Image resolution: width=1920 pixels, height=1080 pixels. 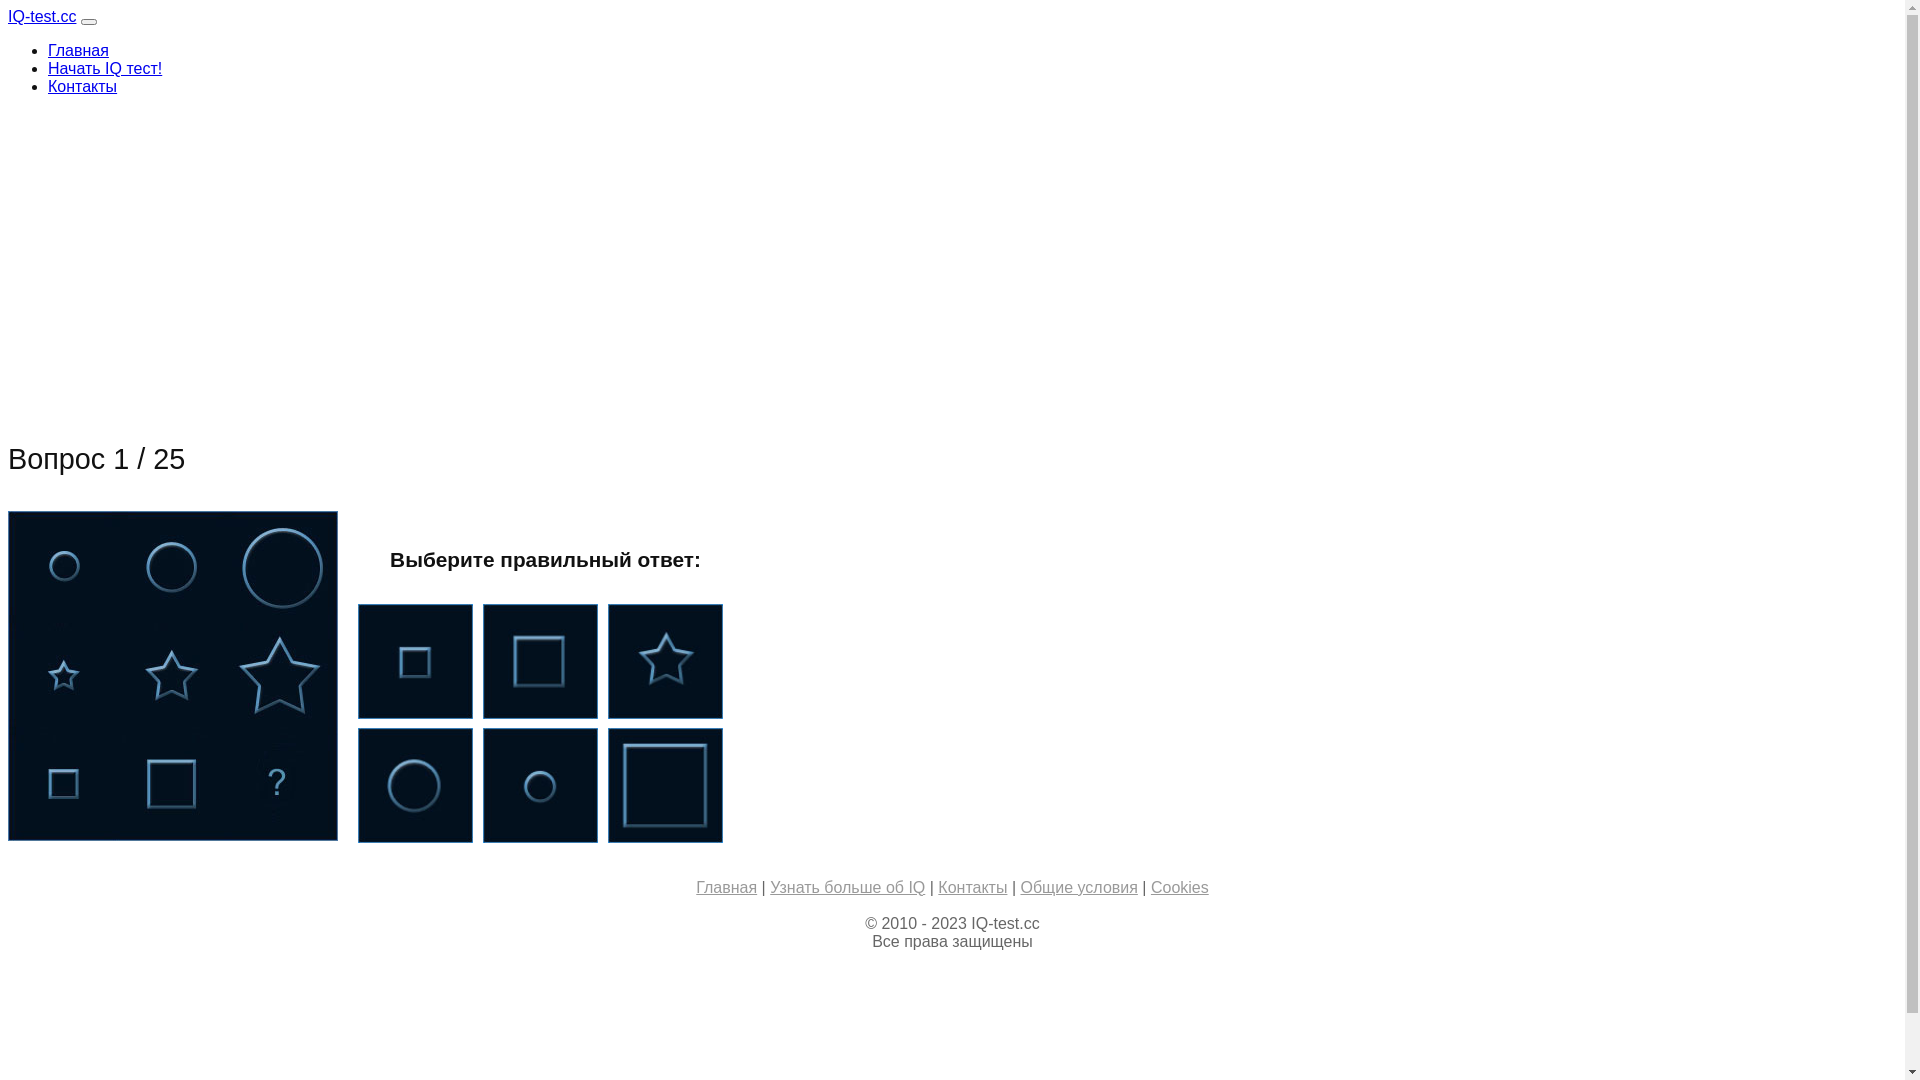 I want to click on 'Advertisement', so click(x=607, y=250).